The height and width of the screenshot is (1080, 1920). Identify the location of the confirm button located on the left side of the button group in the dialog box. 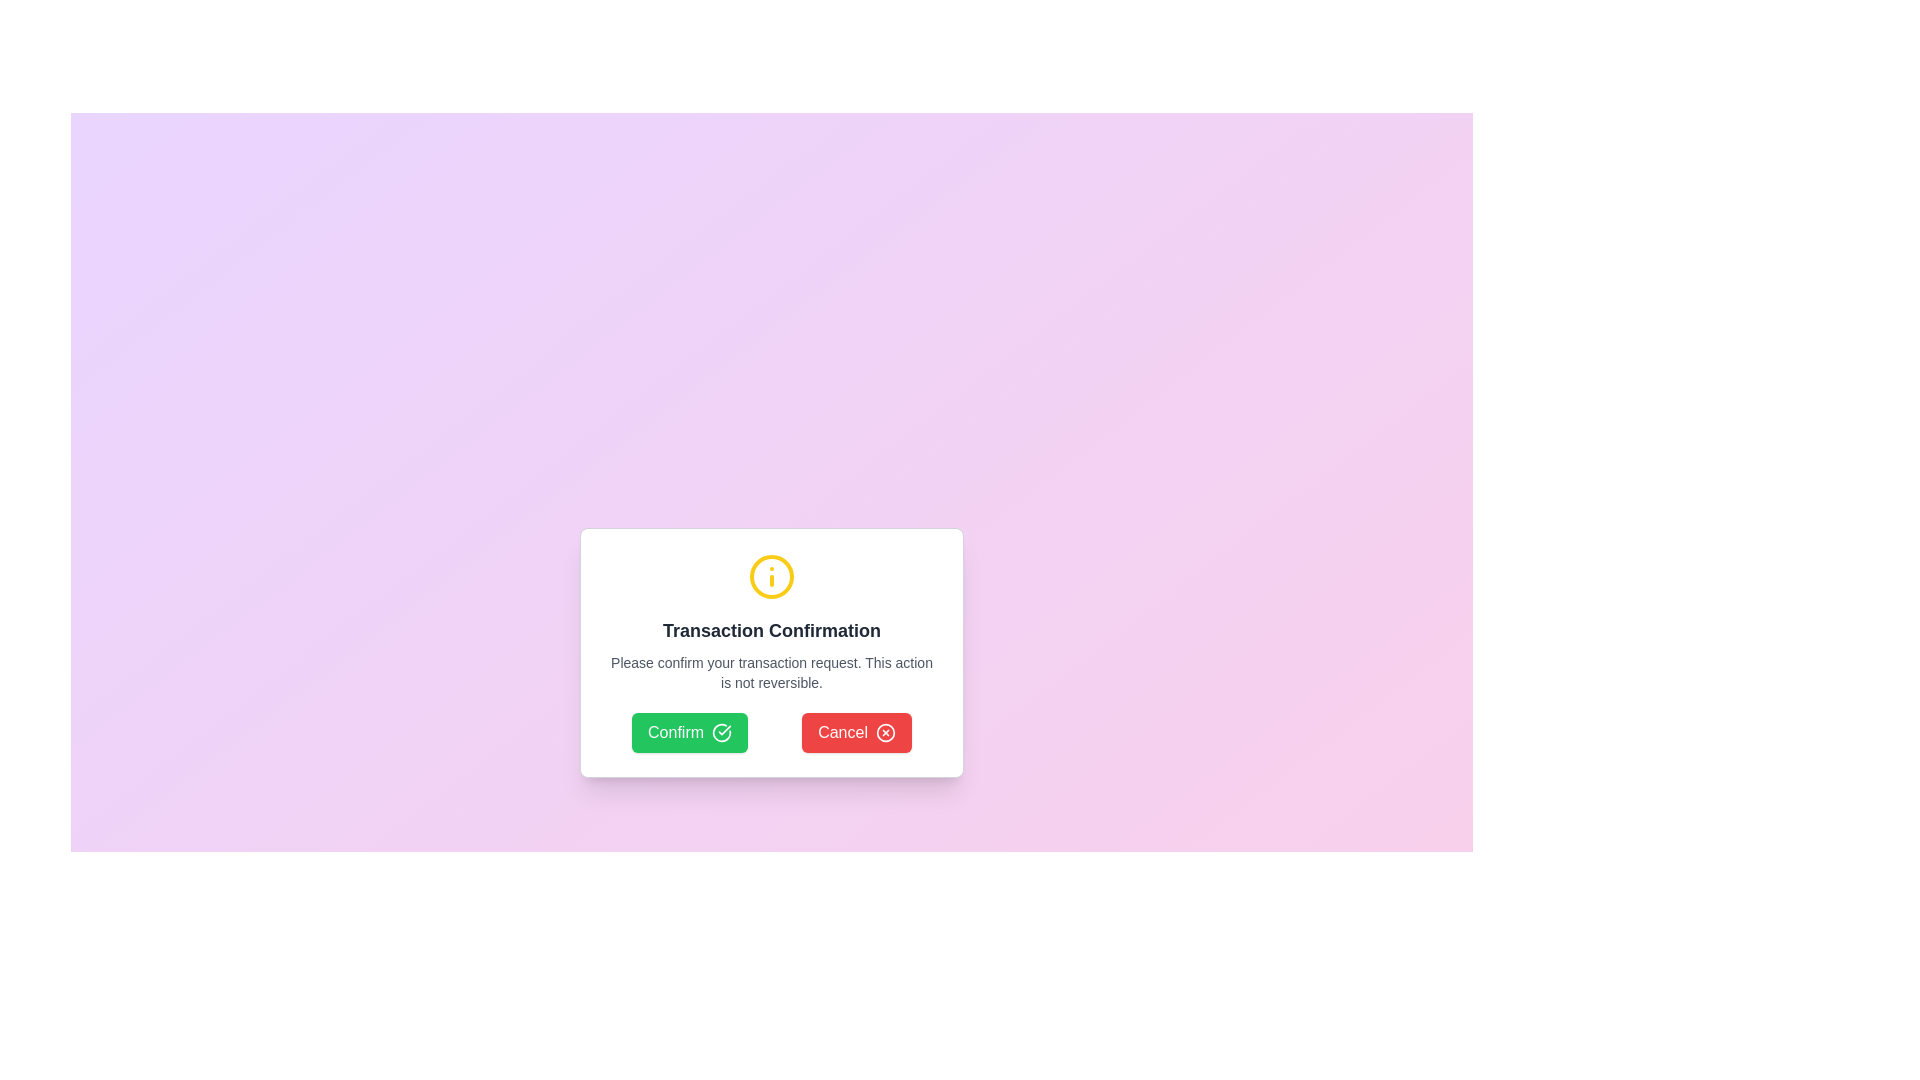
(690, 732).